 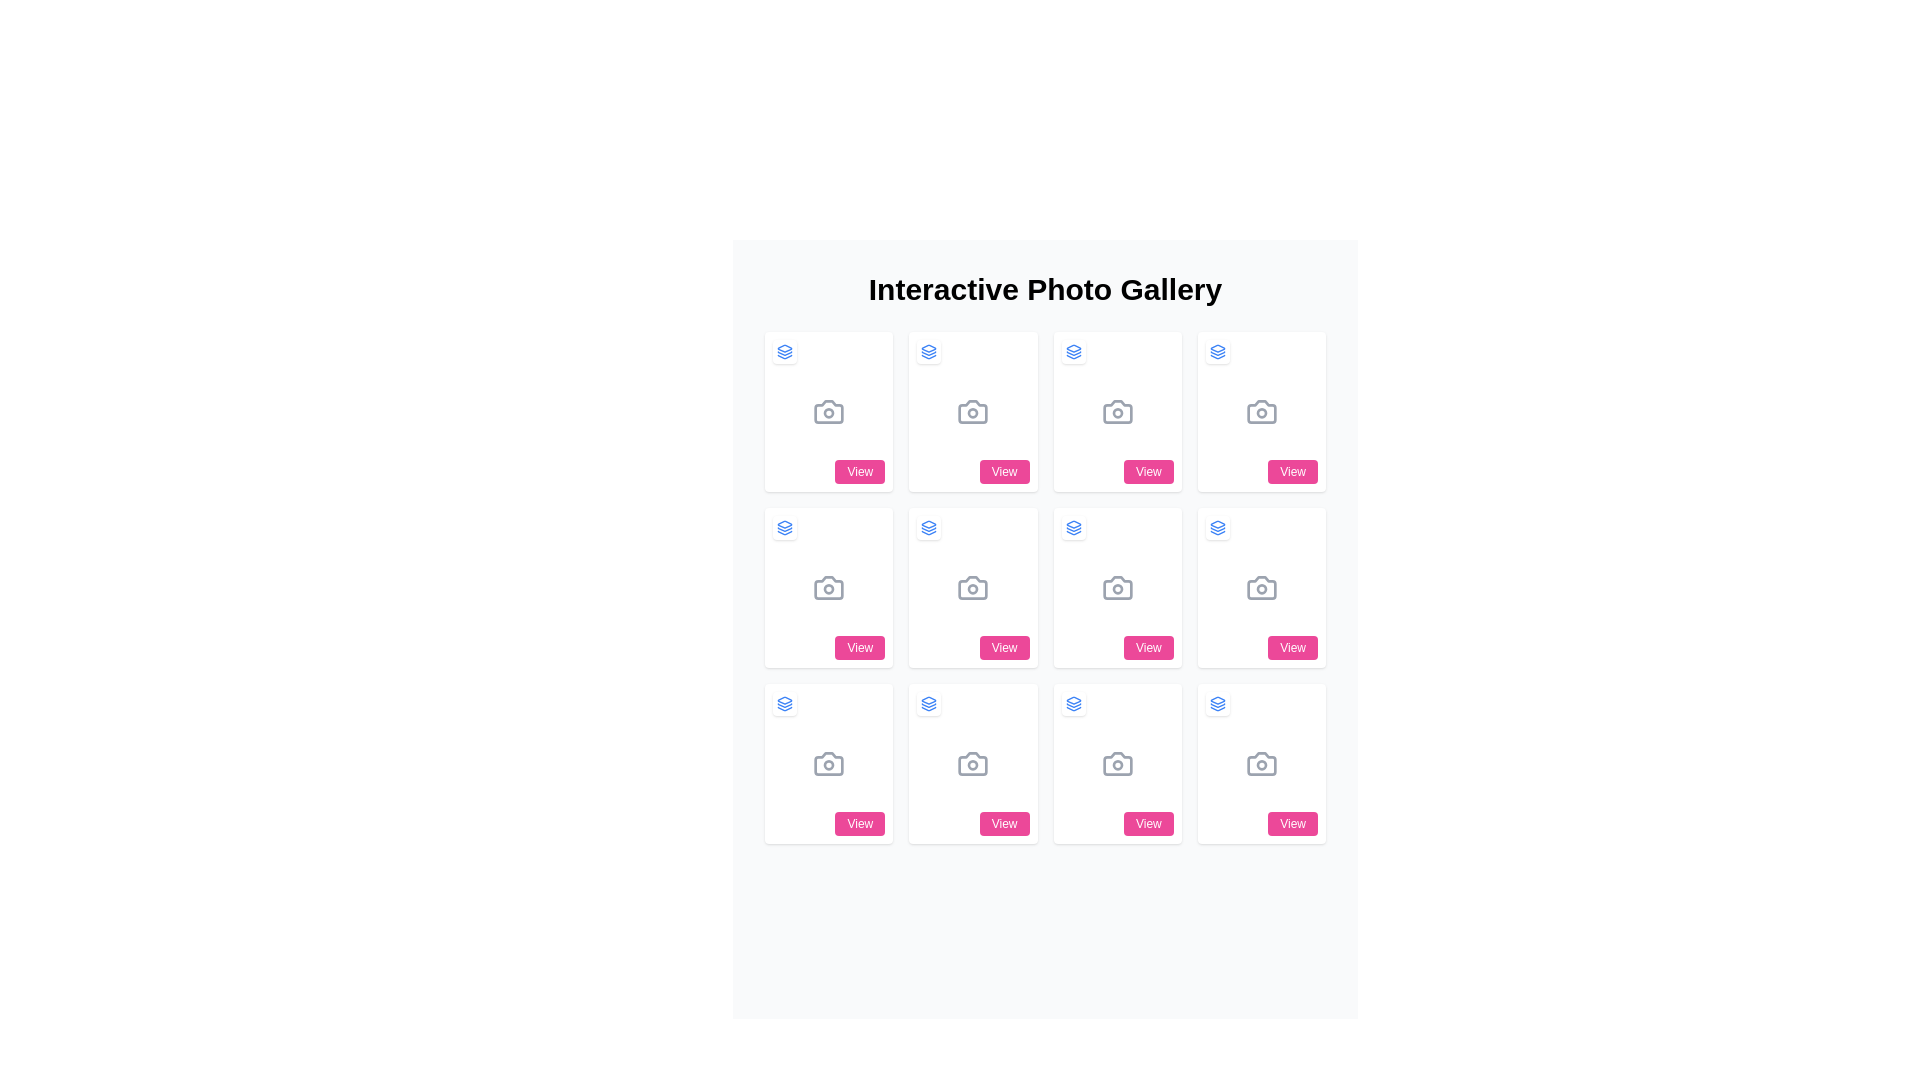 I want to click on the rectangular 'View' button with a pink background and white text, so click(x=1293, y=471).